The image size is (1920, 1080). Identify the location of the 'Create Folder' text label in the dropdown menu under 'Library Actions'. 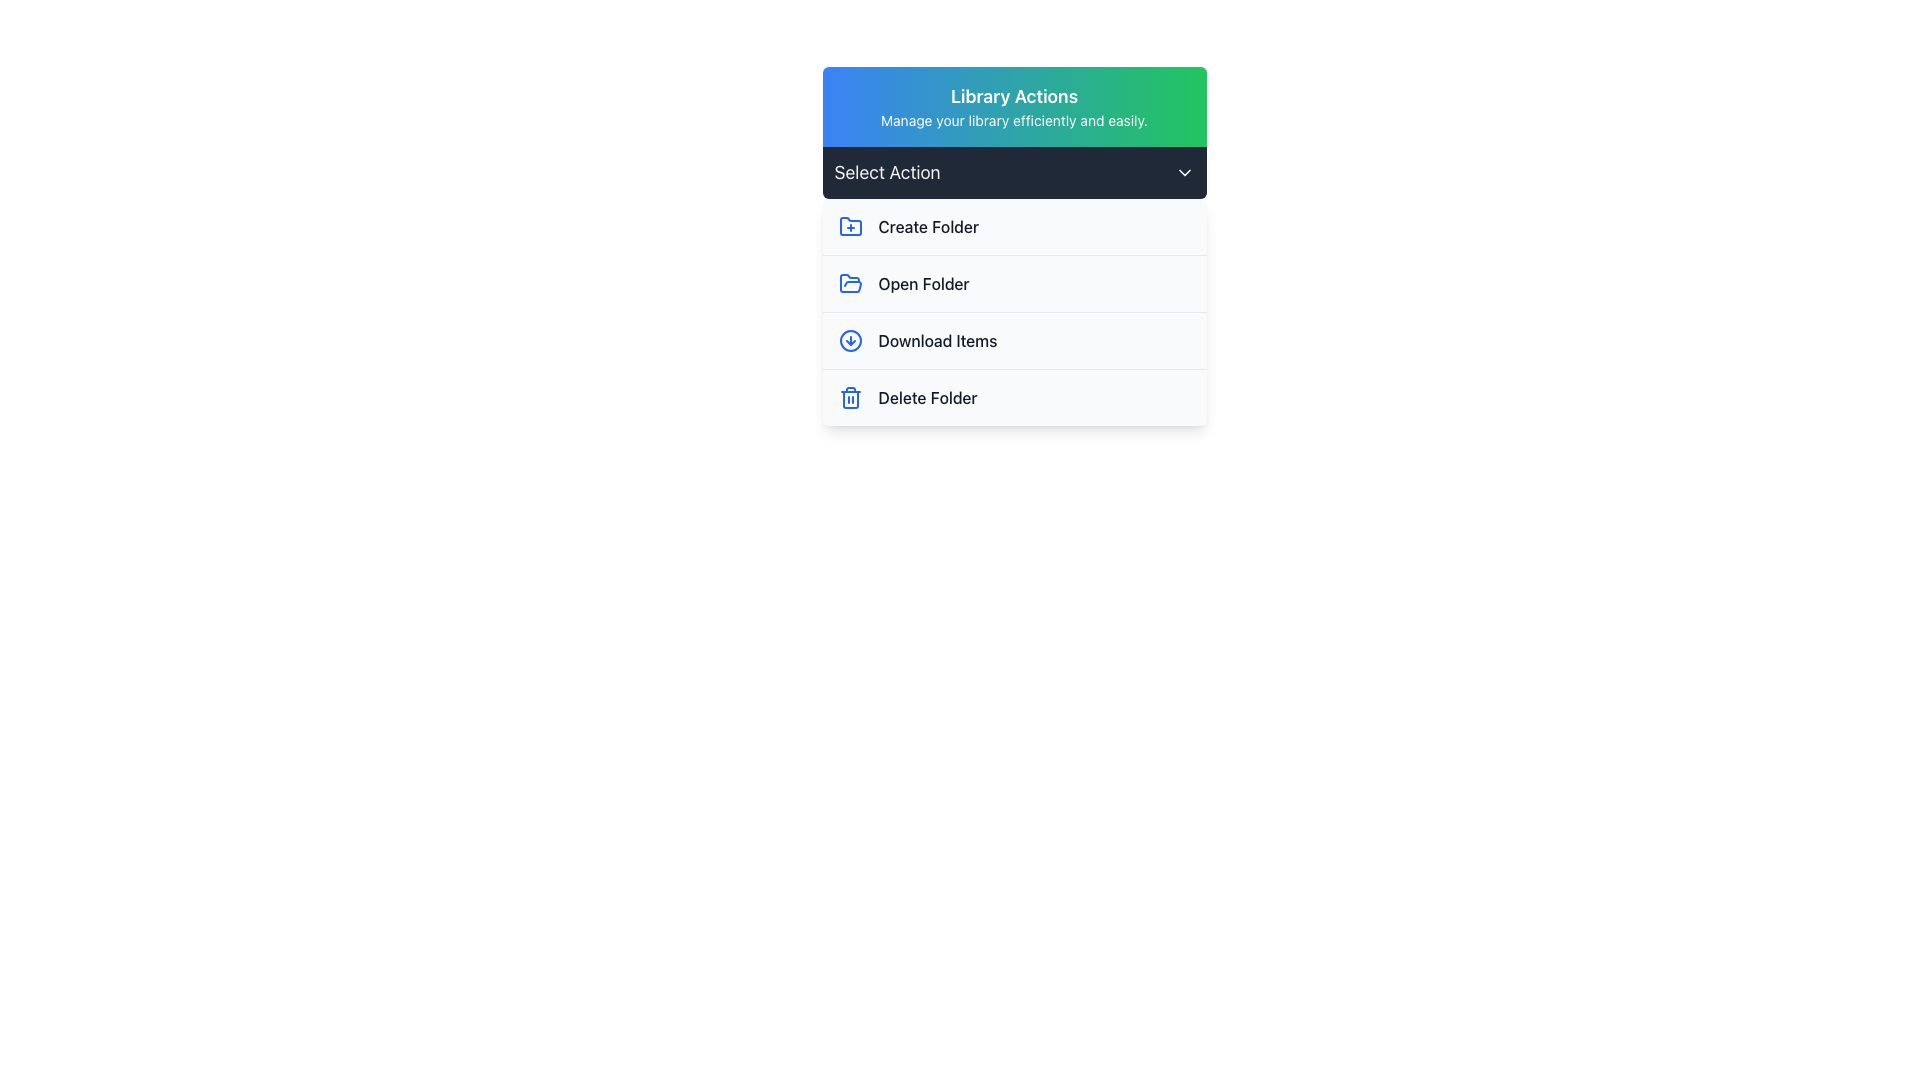
(927, 226).